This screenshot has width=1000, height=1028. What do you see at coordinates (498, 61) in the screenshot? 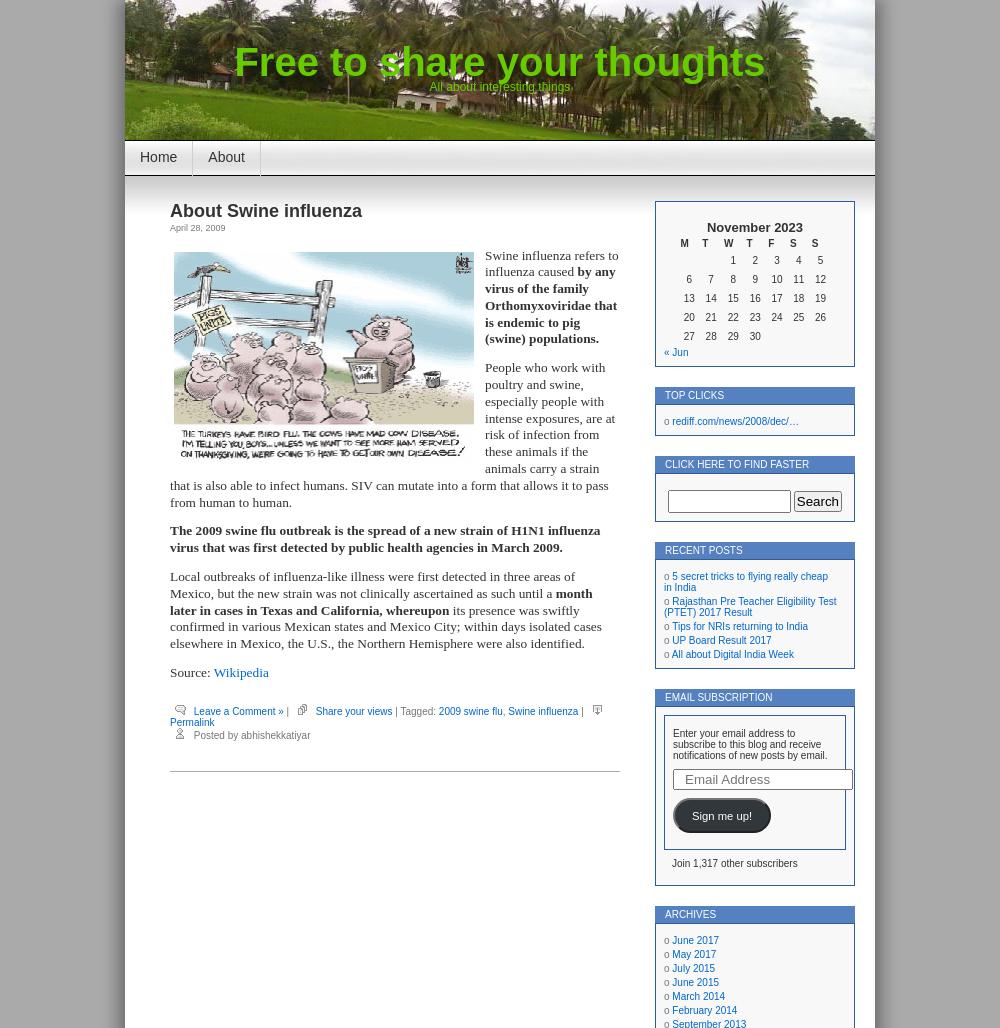
I see `'Free to share your thoughts'` at bounding box center [498, 61].